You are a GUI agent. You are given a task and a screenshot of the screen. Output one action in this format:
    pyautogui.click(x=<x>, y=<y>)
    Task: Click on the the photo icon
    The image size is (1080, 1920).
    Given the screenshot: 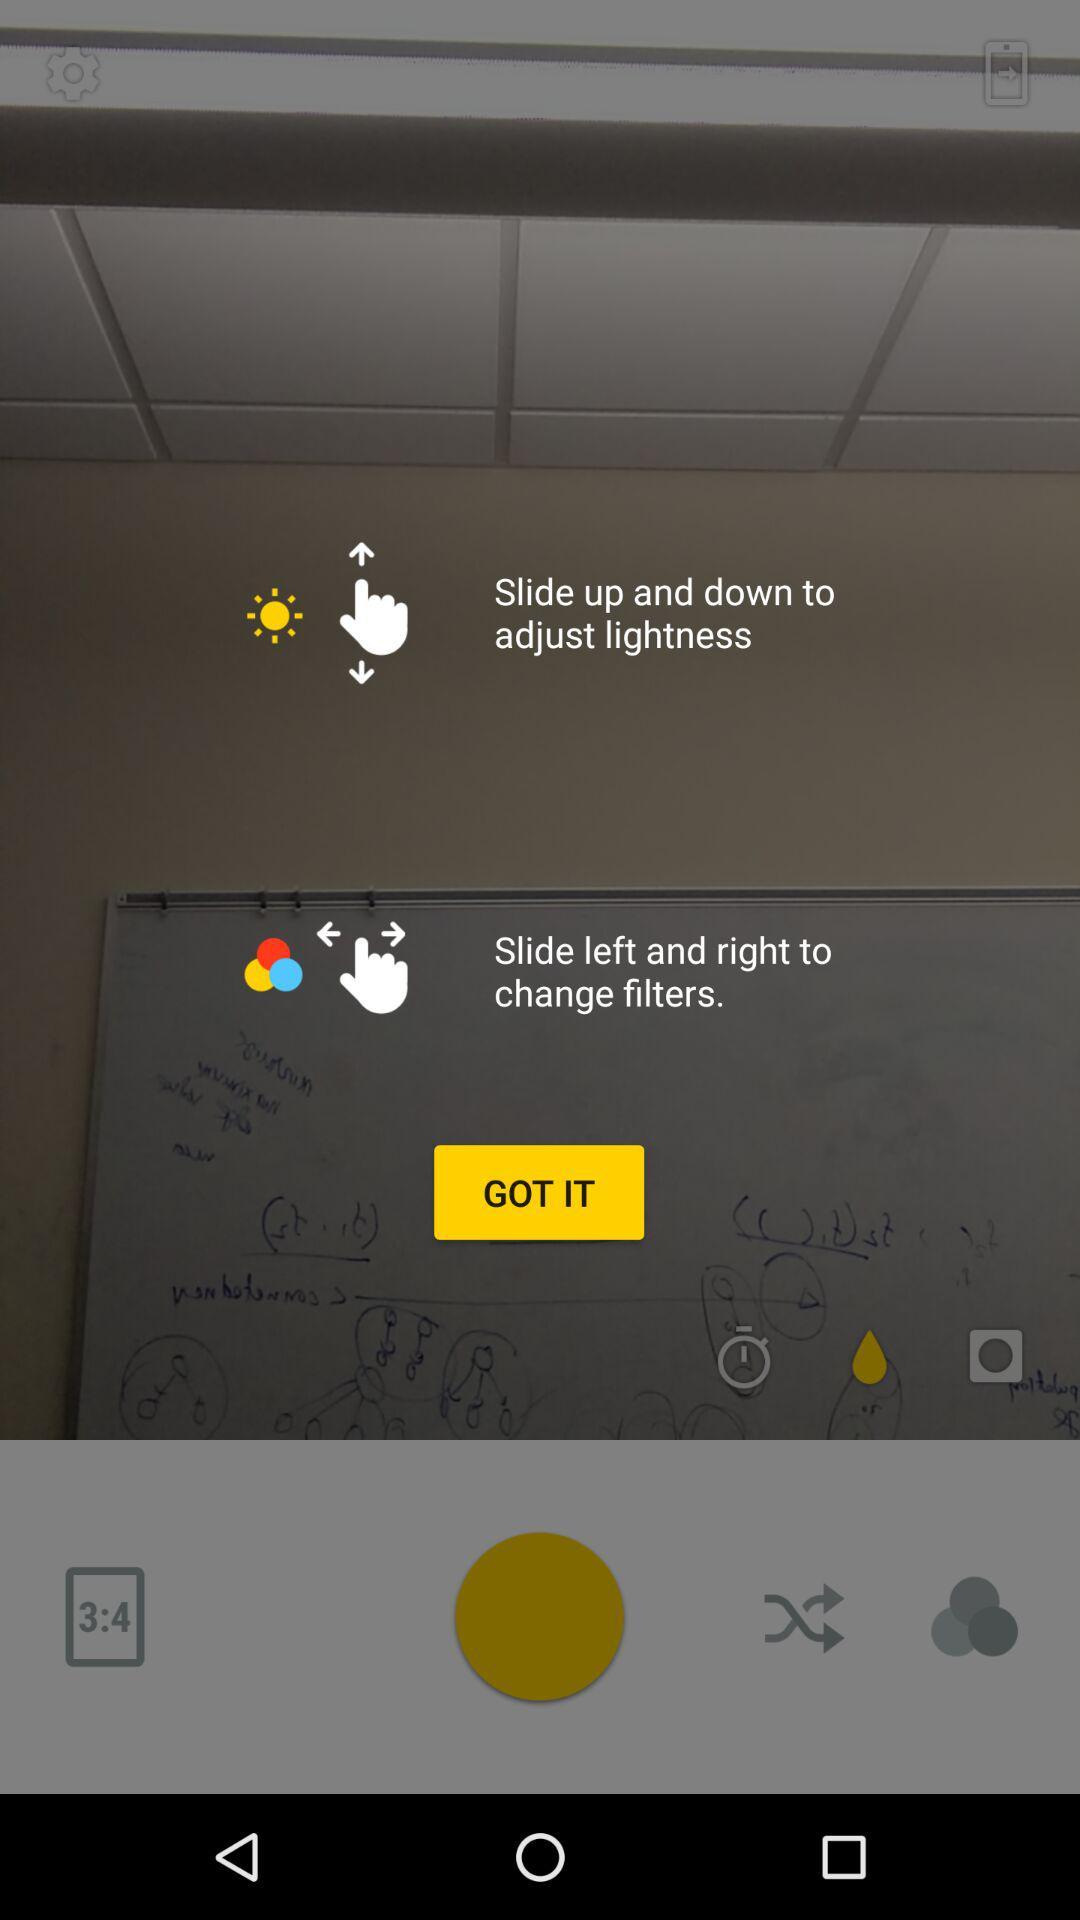 What is the action you would take?
    pyautogui.click(x=995, y=1356)
    